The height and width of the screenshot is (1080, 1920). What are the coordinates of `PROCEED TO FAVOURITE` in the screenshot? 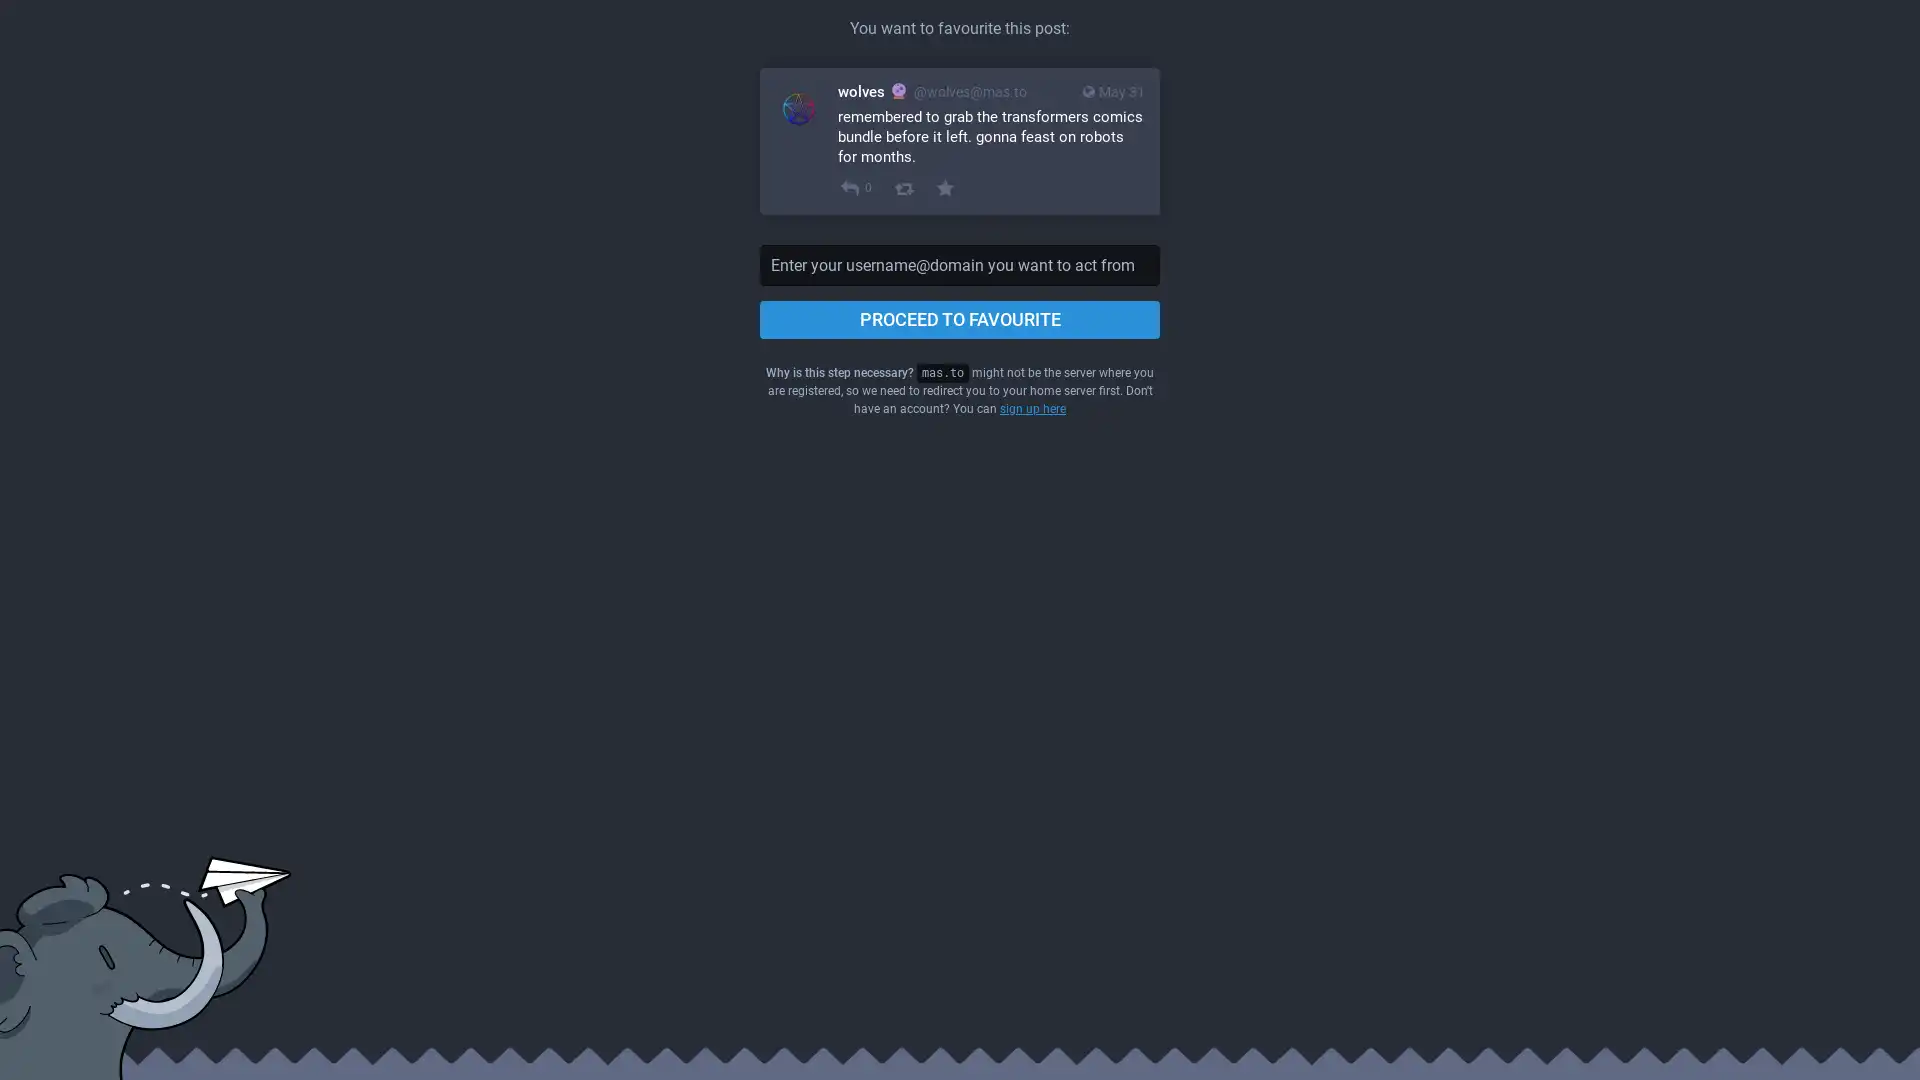 It's located at (960, 319).